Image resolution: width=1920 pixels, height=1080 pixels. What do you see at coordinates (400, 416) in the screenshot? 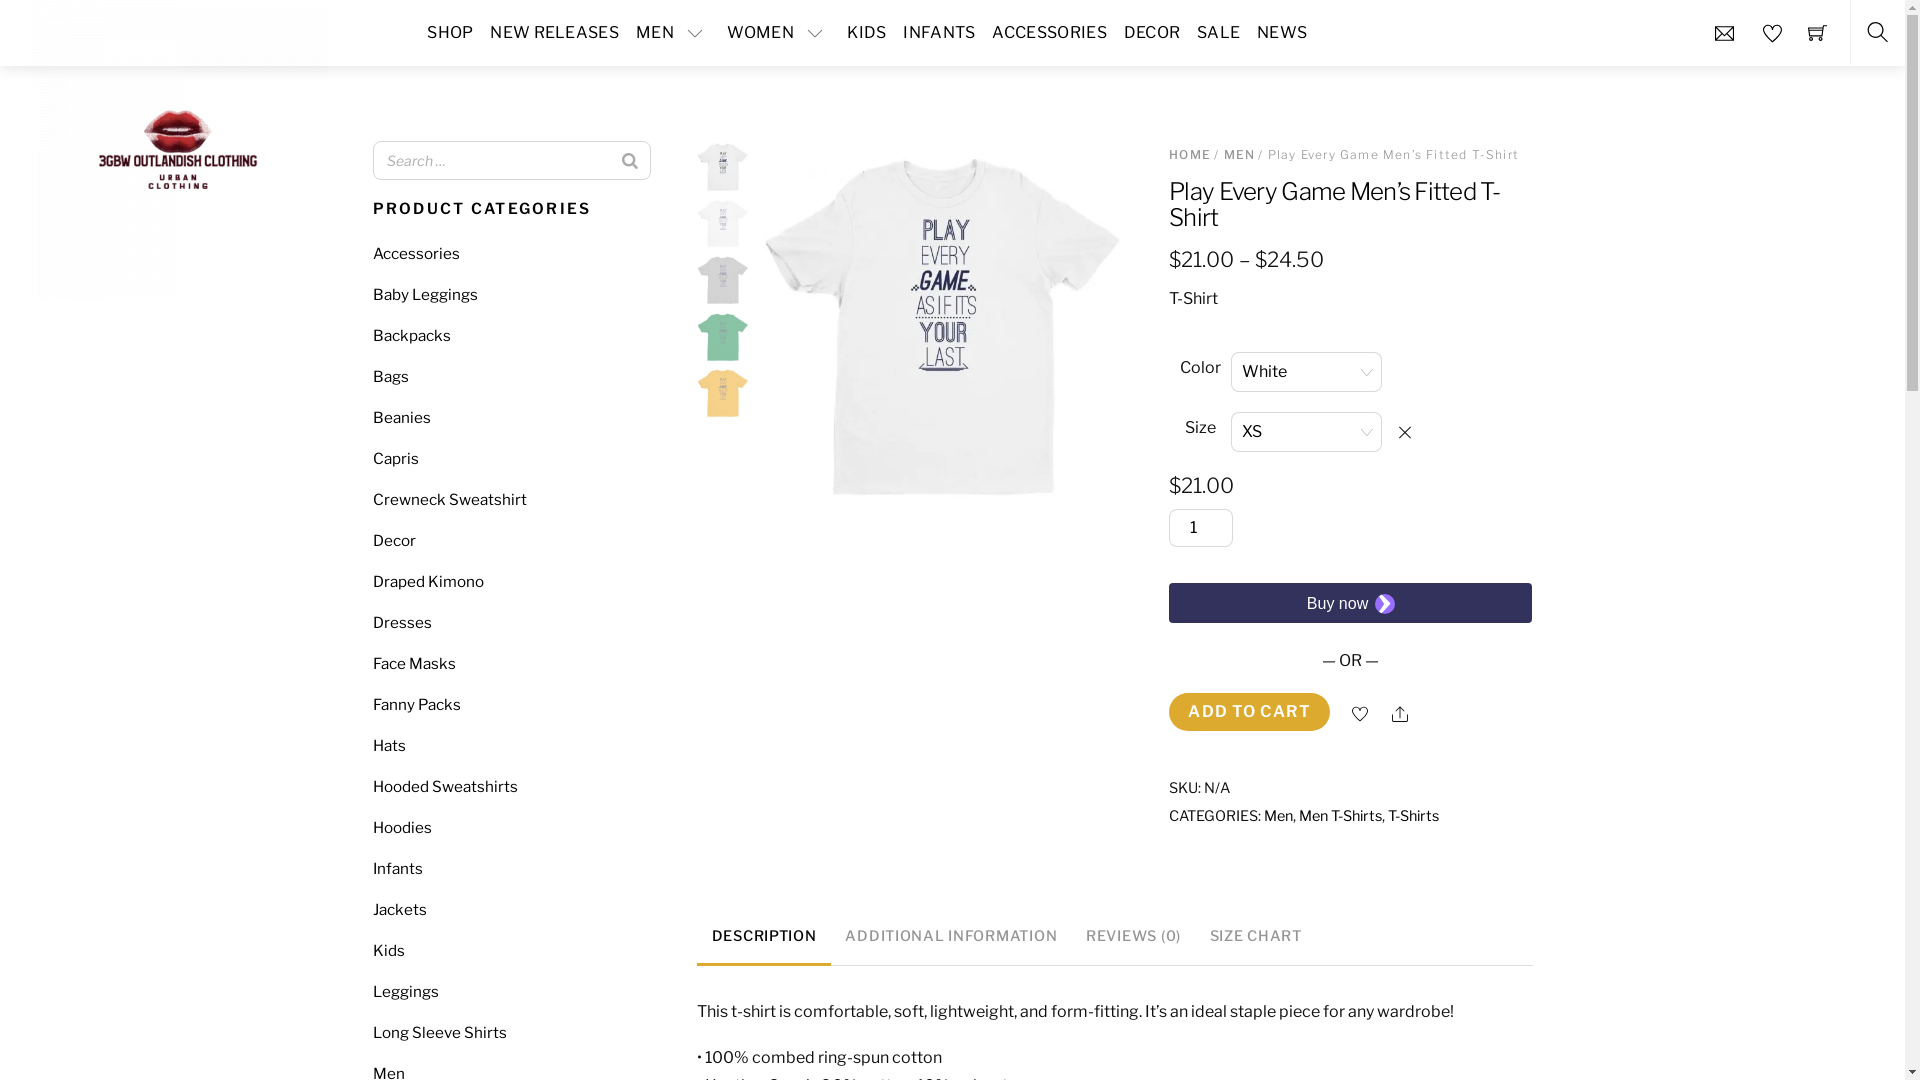
I see `'Beanies'` at bounding box center [400, 416].